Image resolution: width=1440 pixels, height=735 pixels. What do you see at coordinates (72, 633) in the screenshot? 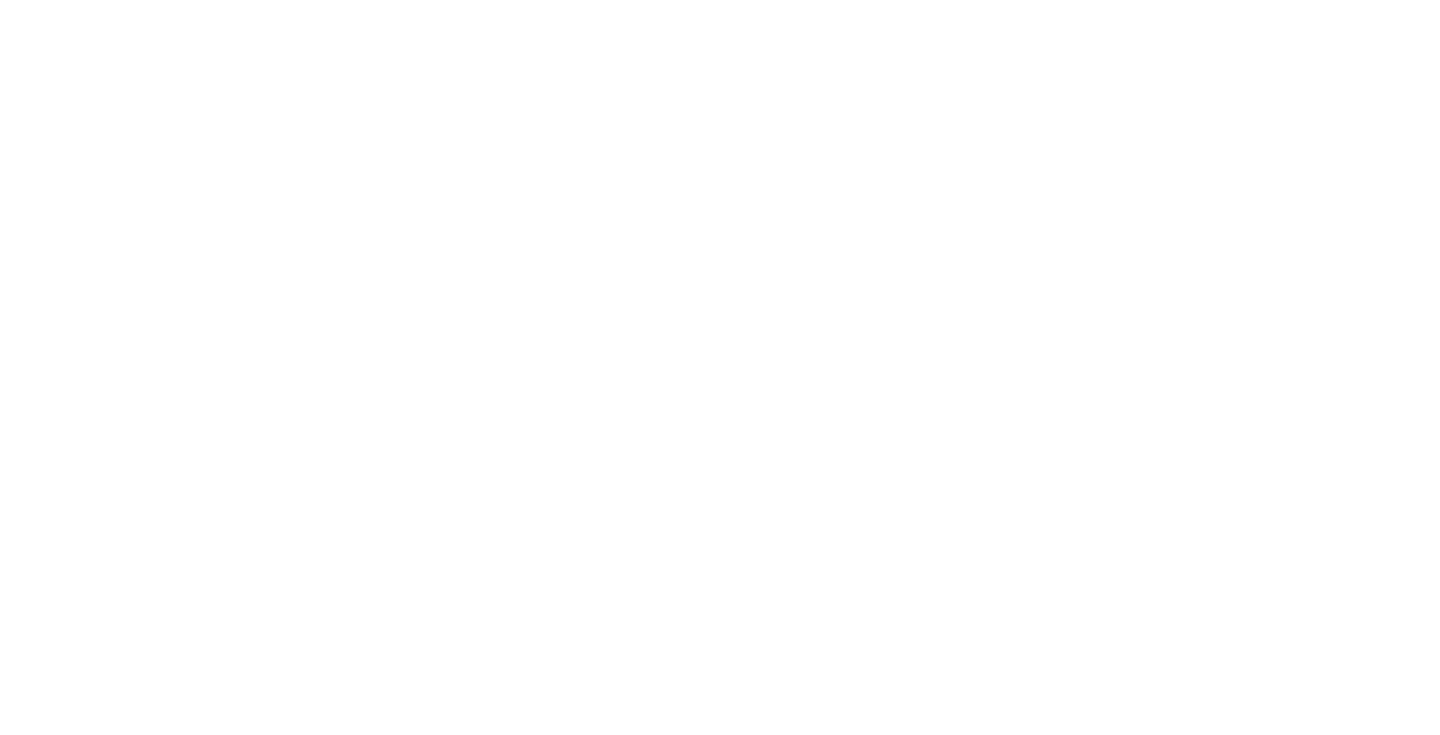
I see `'The University of Texas at Austin'` at bounding box center [72, 633].